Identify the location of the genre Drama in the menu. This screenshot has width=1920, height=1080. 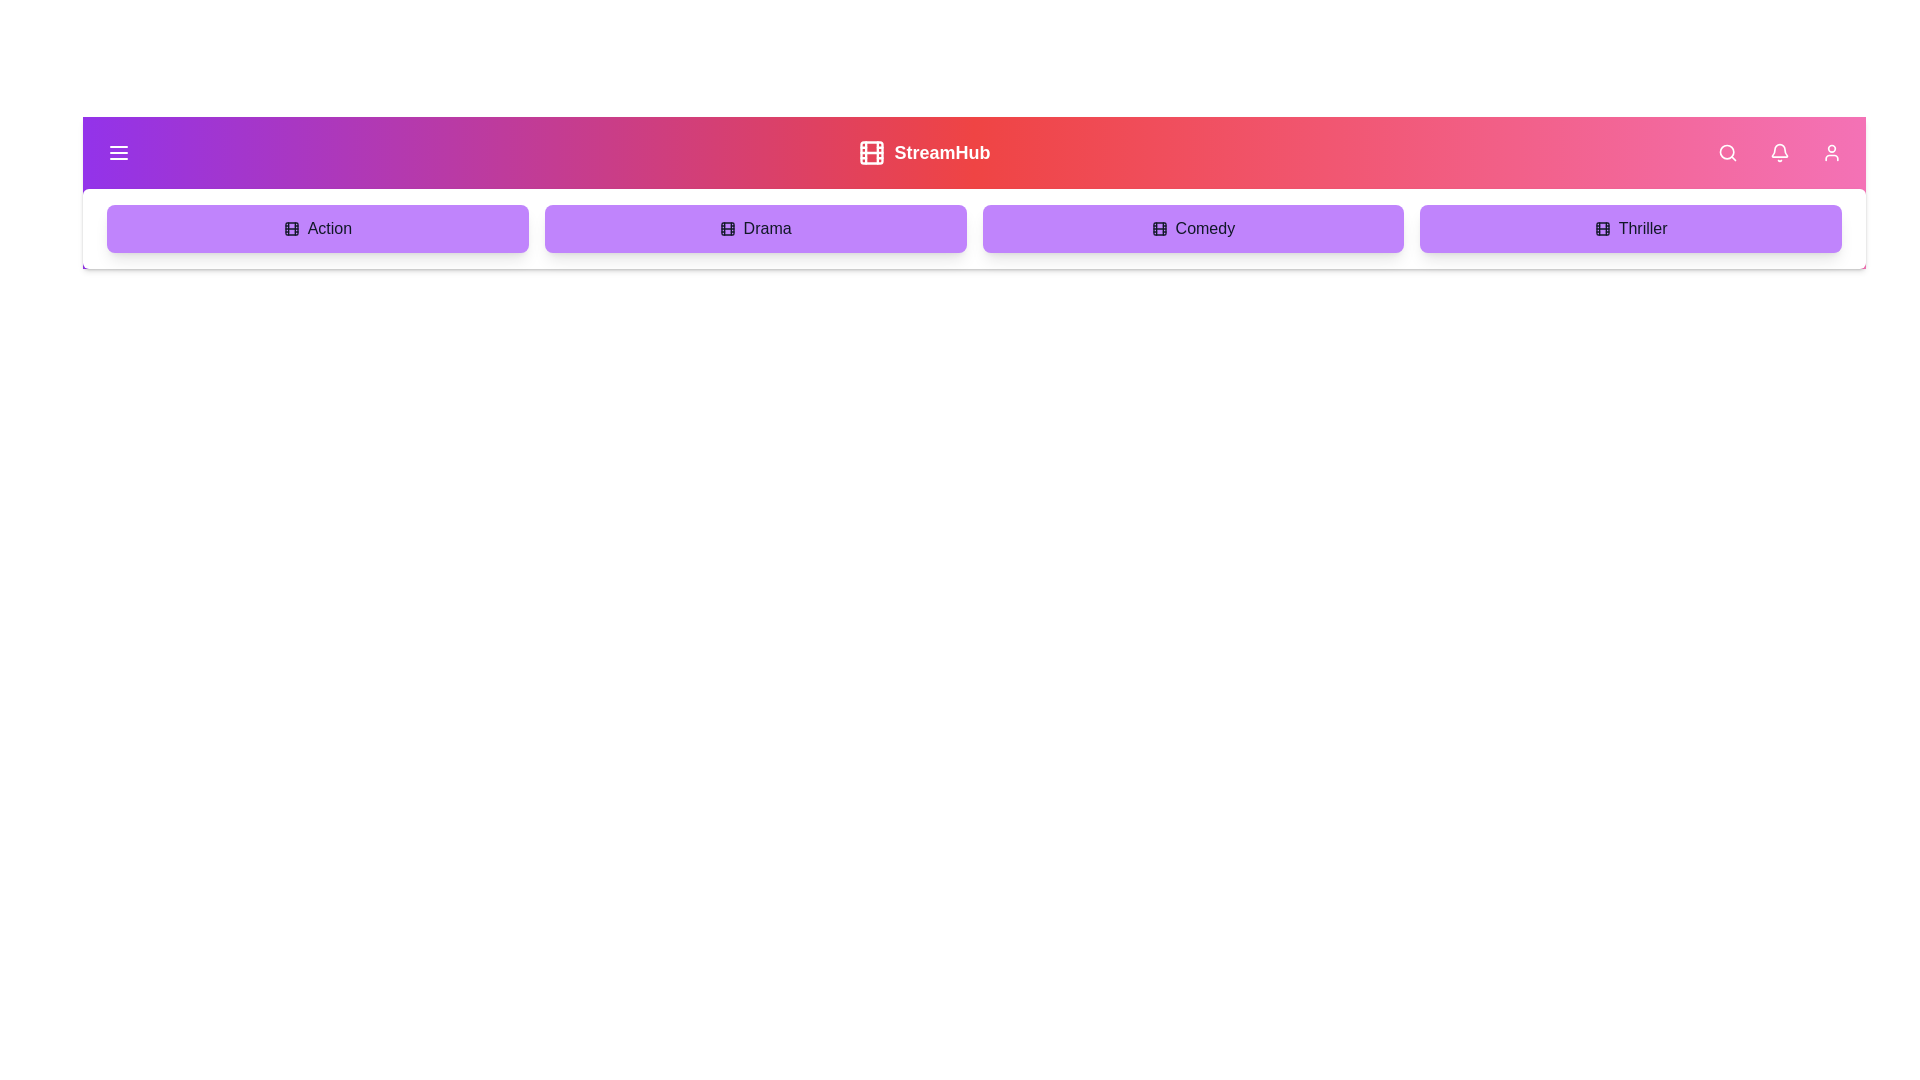
(754, 227).